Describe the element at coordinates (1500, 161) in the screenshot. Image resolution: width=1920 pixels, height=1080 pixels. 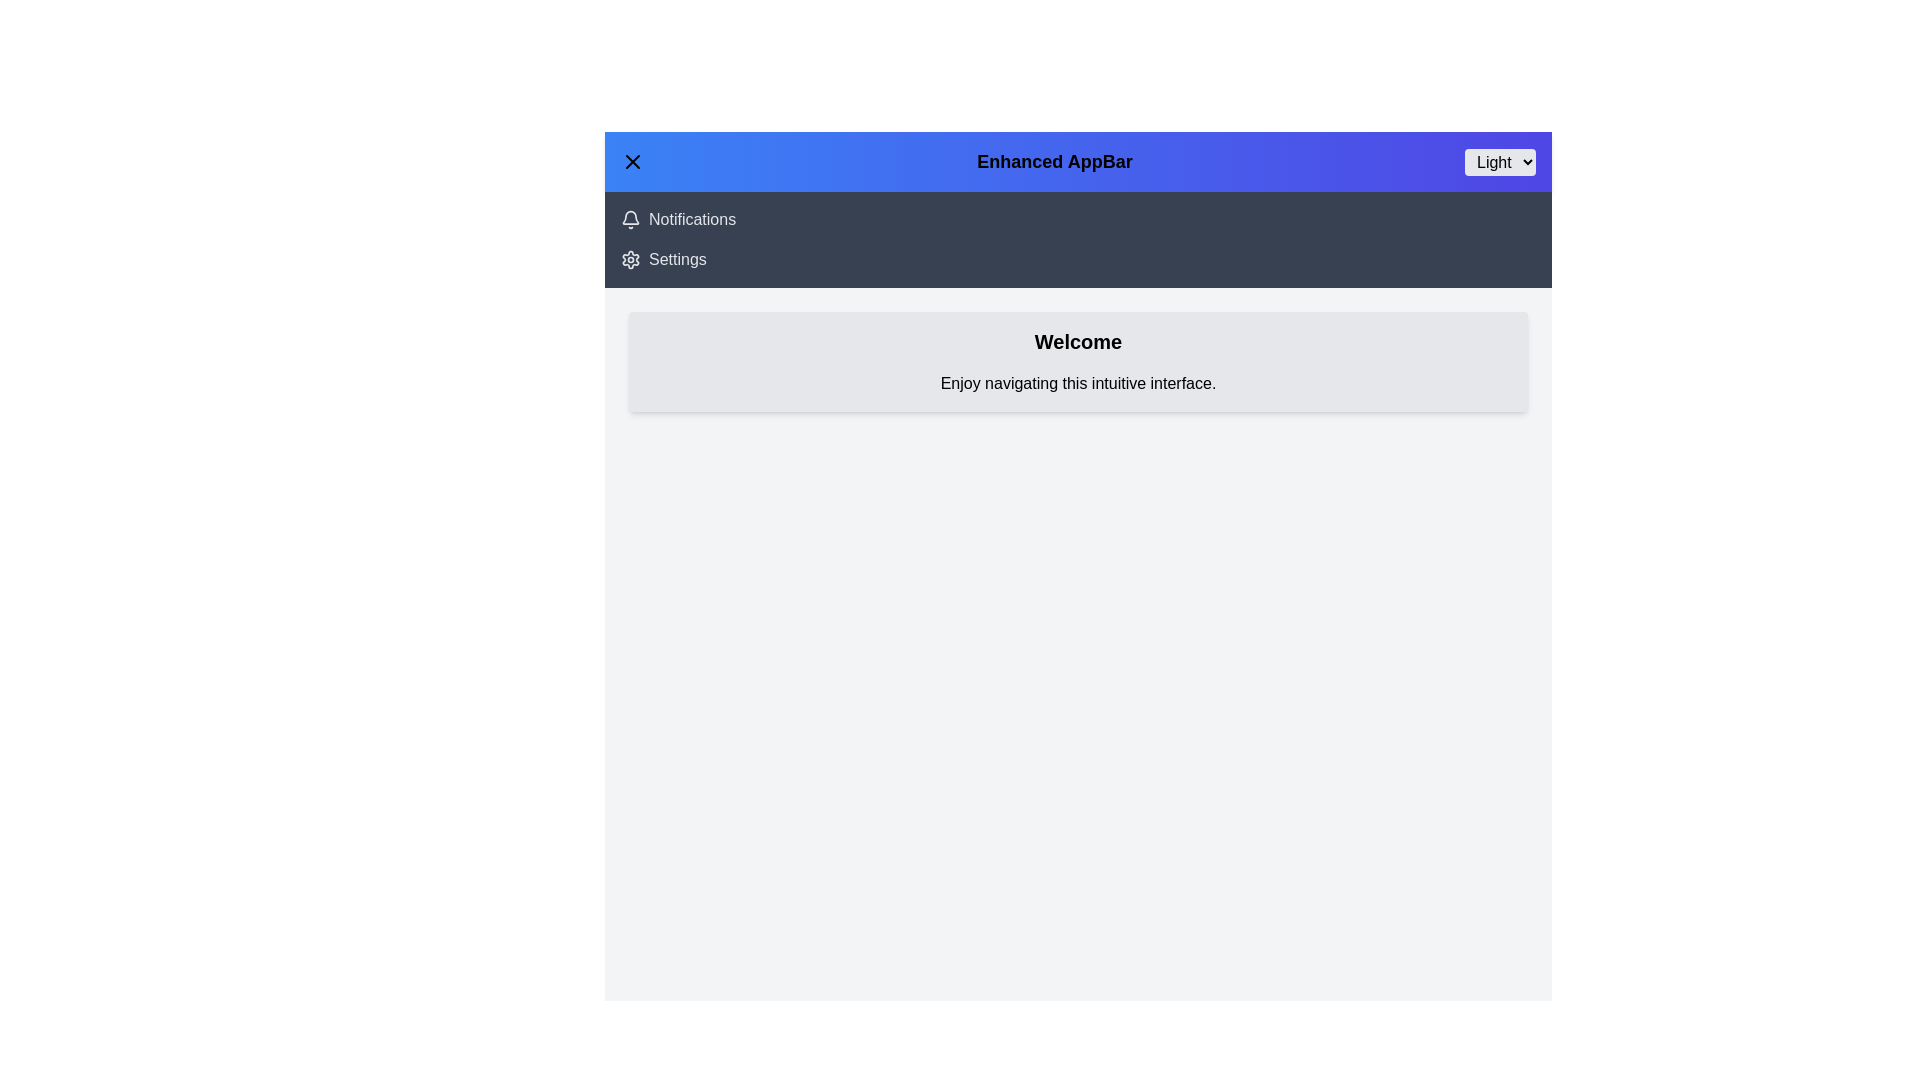
I see `the theme option Dark from the dropdown menu` at that location.